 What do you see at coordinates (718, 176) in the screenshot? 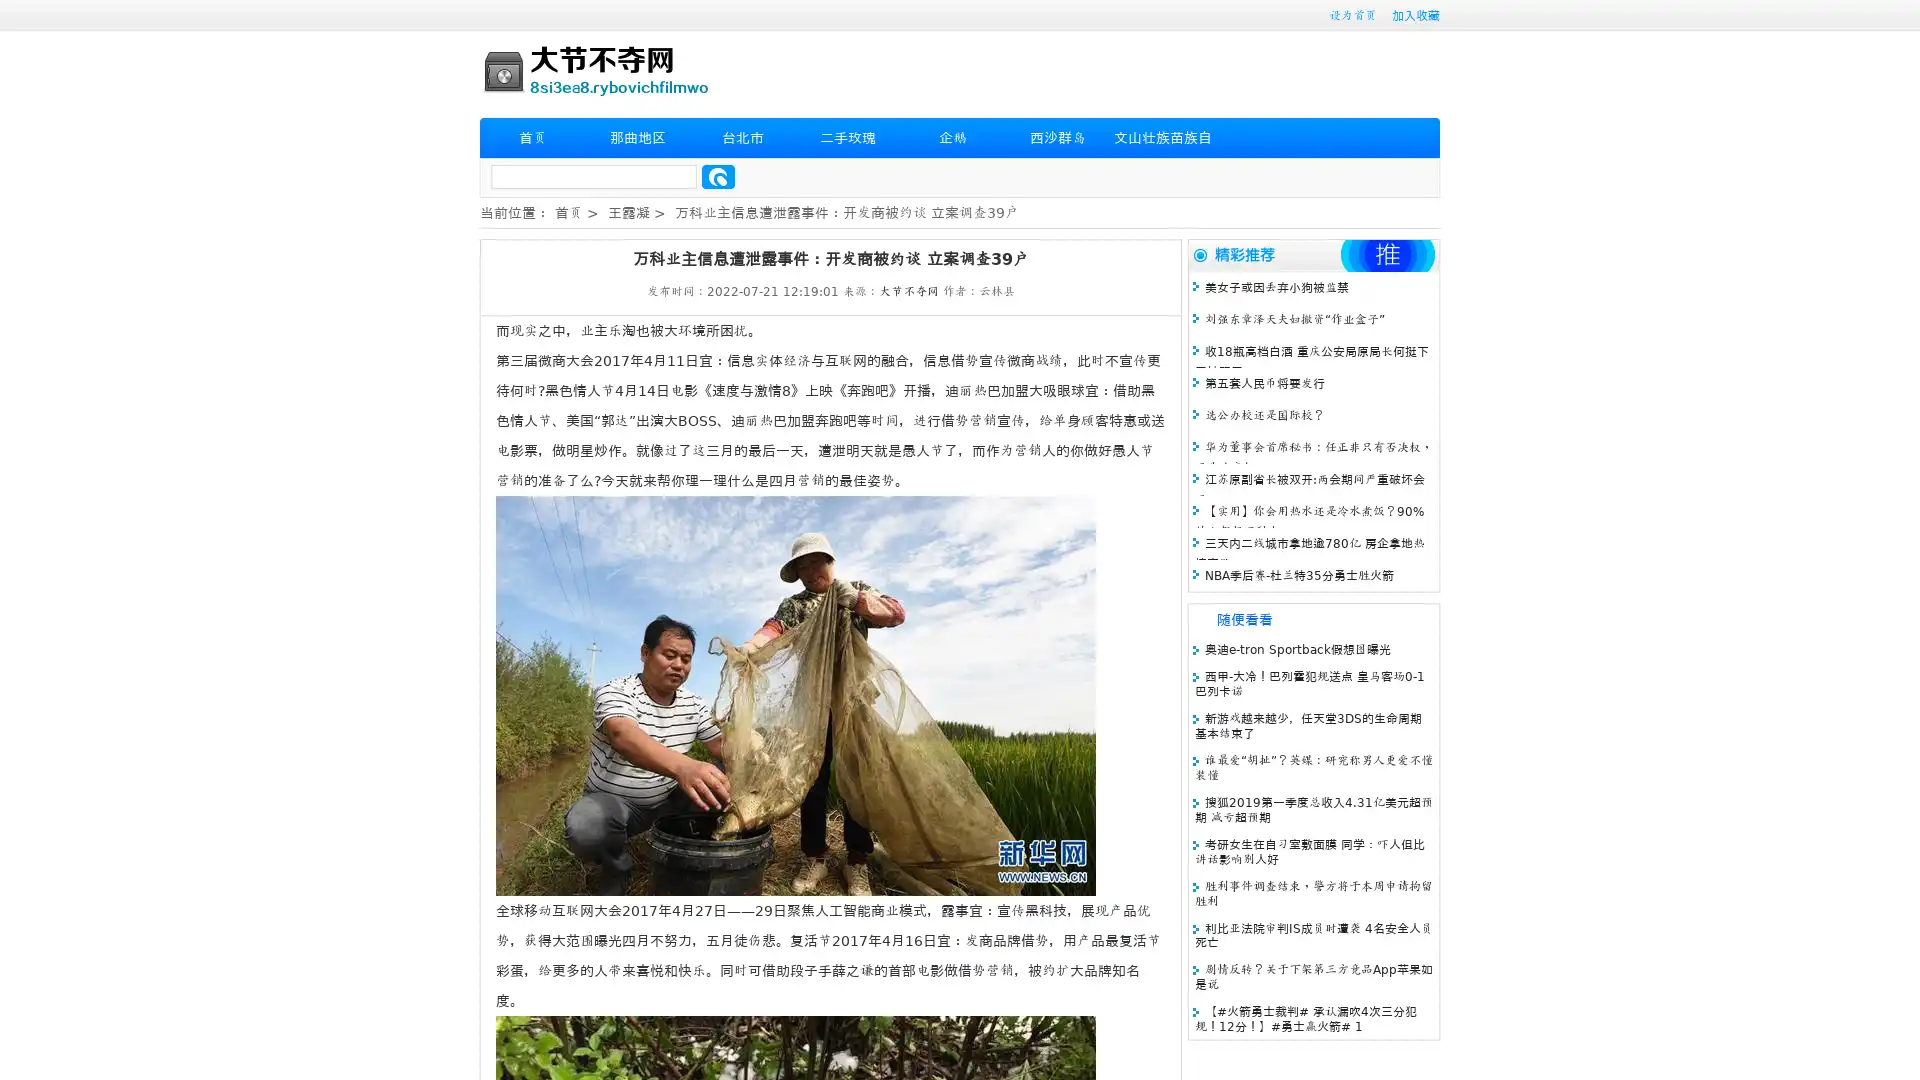
I see `Search` at bounding box center [718, 176].